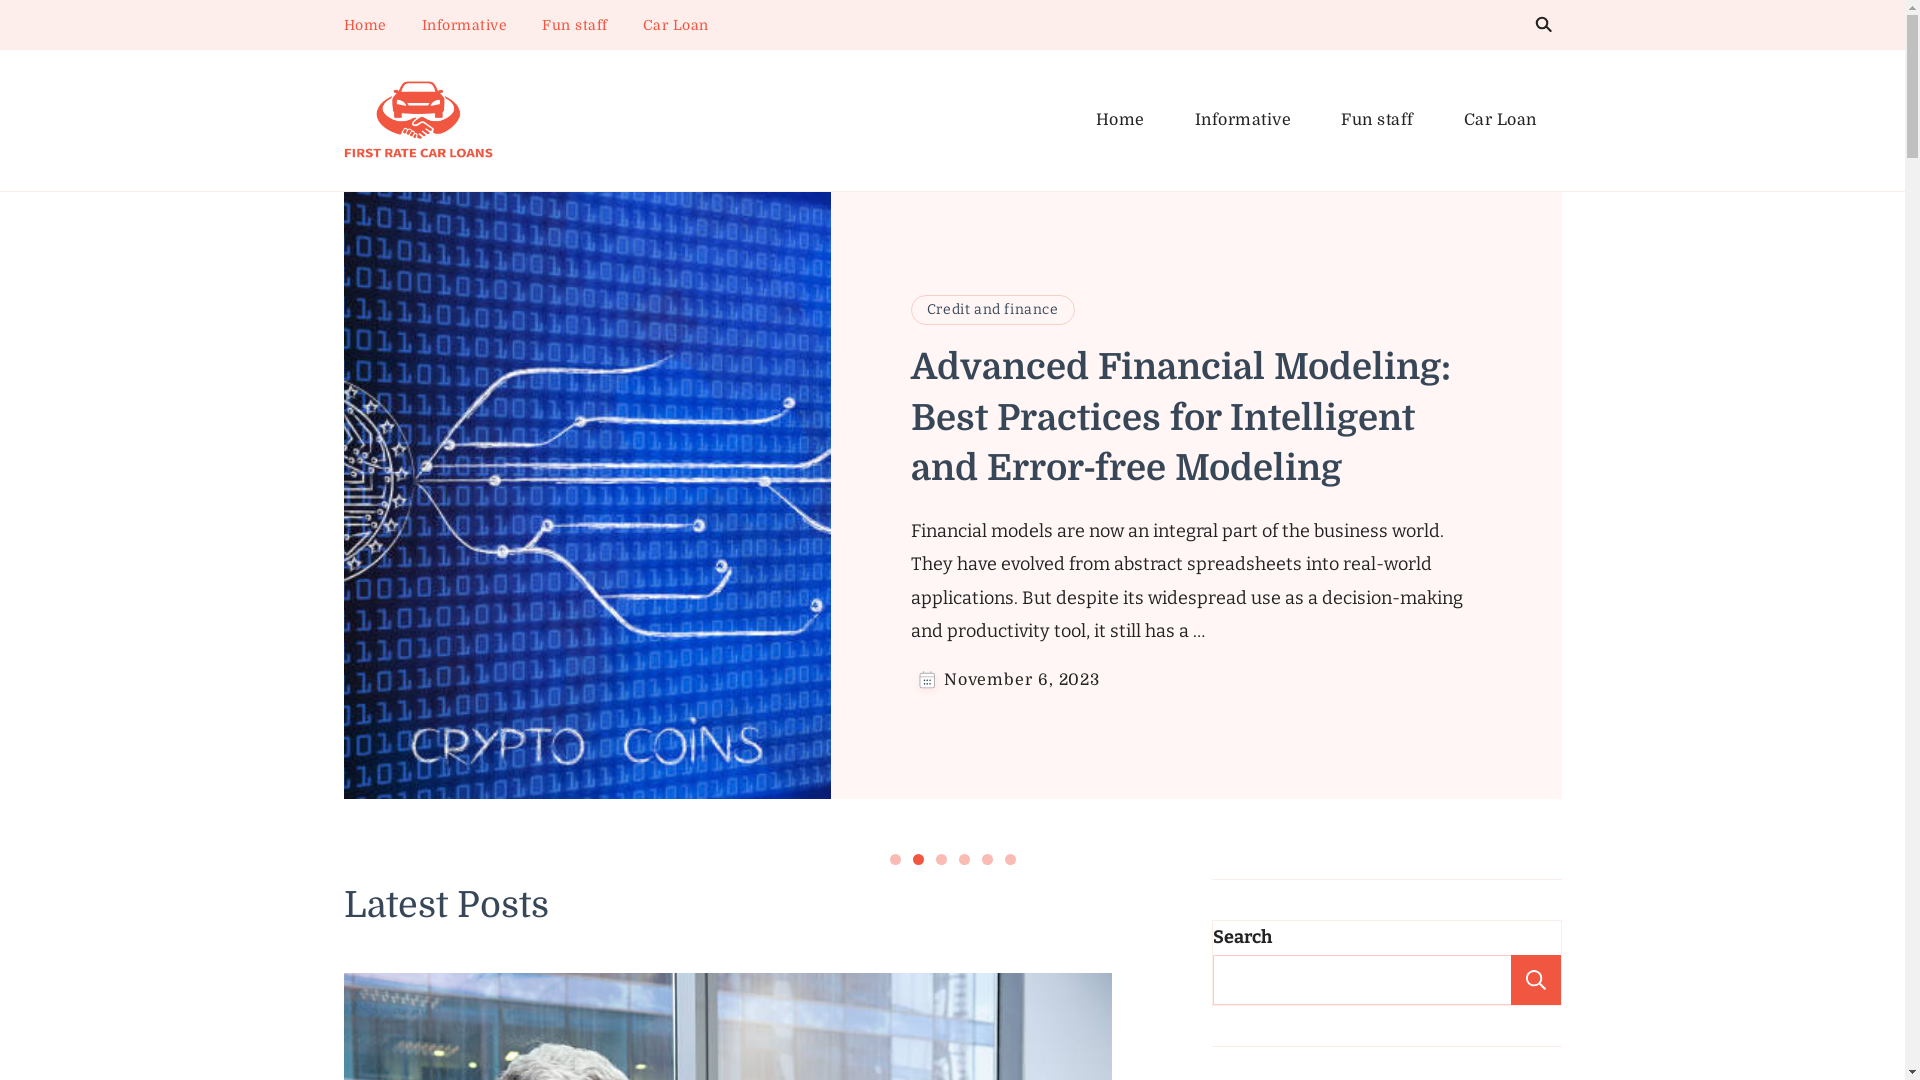 This screenshot has width=1920, height=1080. What do you see at coordinates (574, 24) in the screenshot?
I see `'Fun staff'` at bounding box center [574, 24].